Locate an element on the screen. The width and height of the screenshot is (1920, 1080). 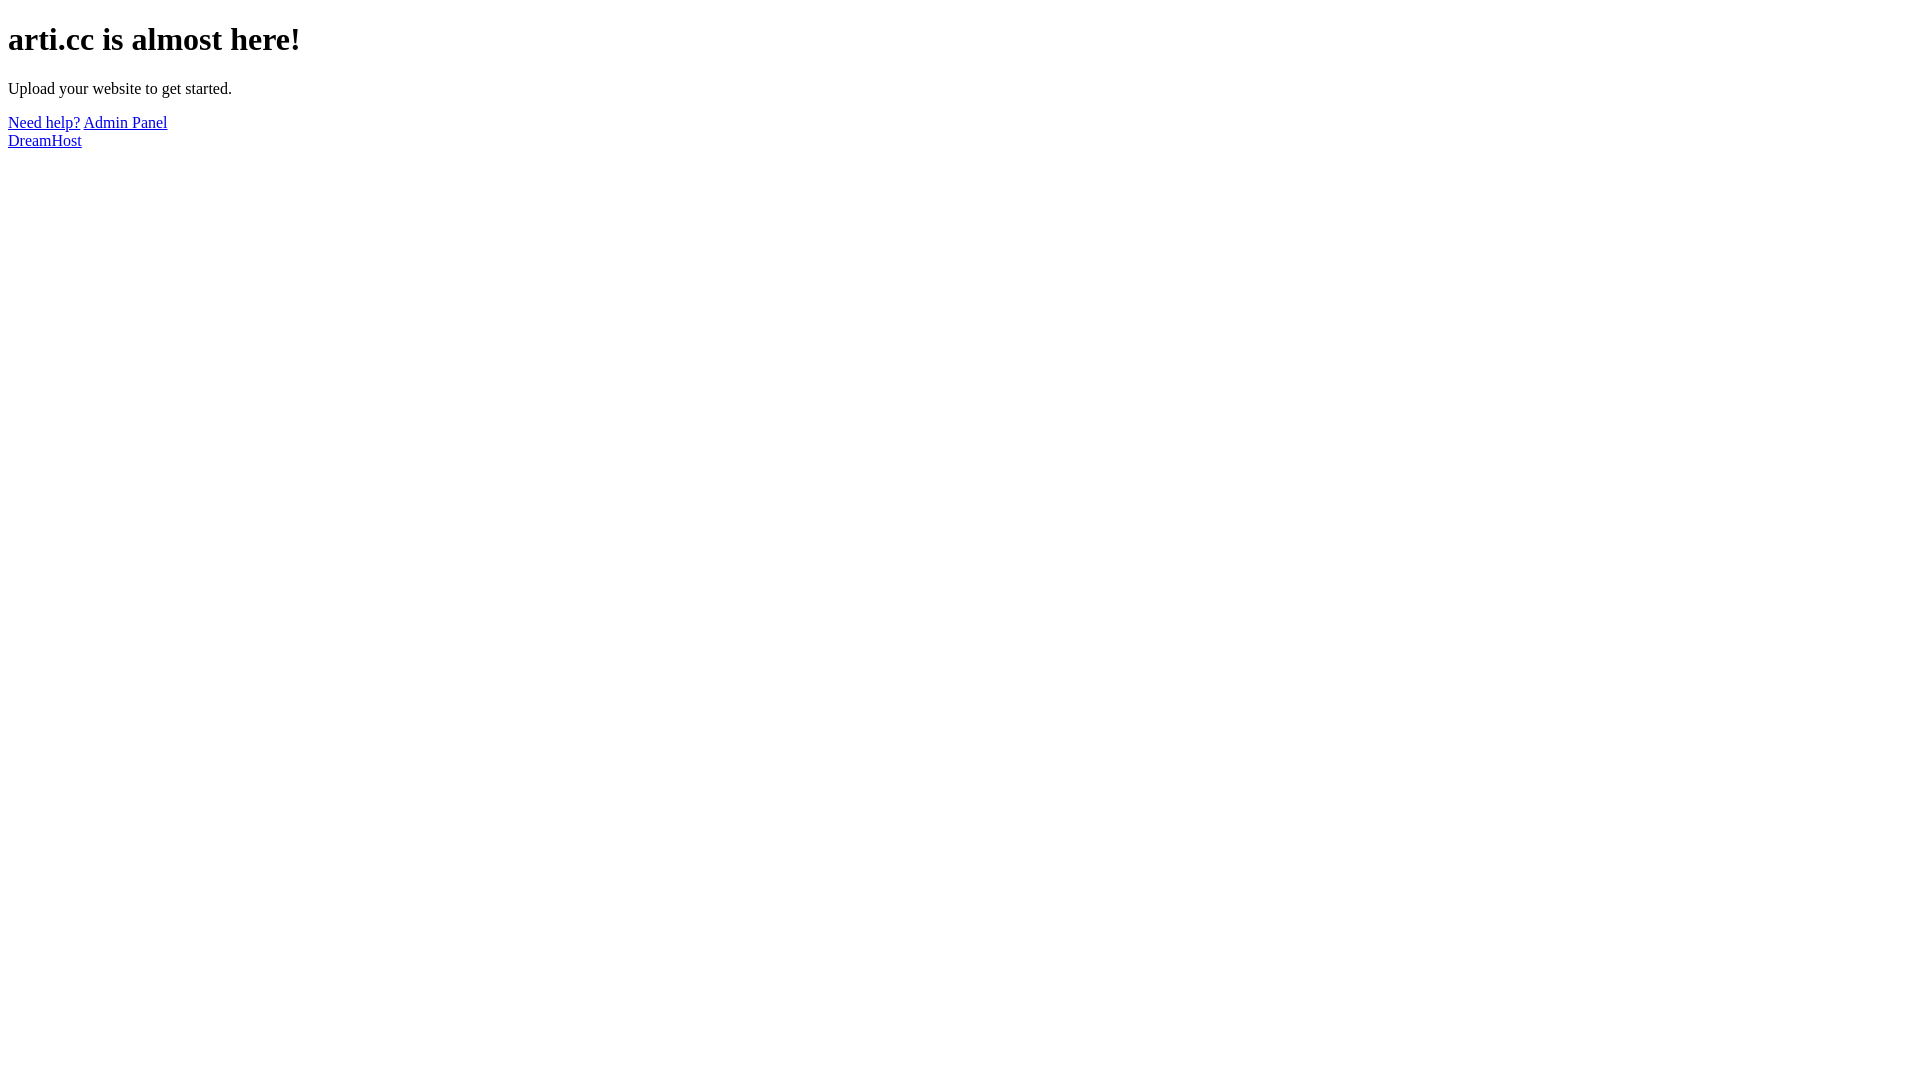
'Need help?' is located at coordinates (43, 122).